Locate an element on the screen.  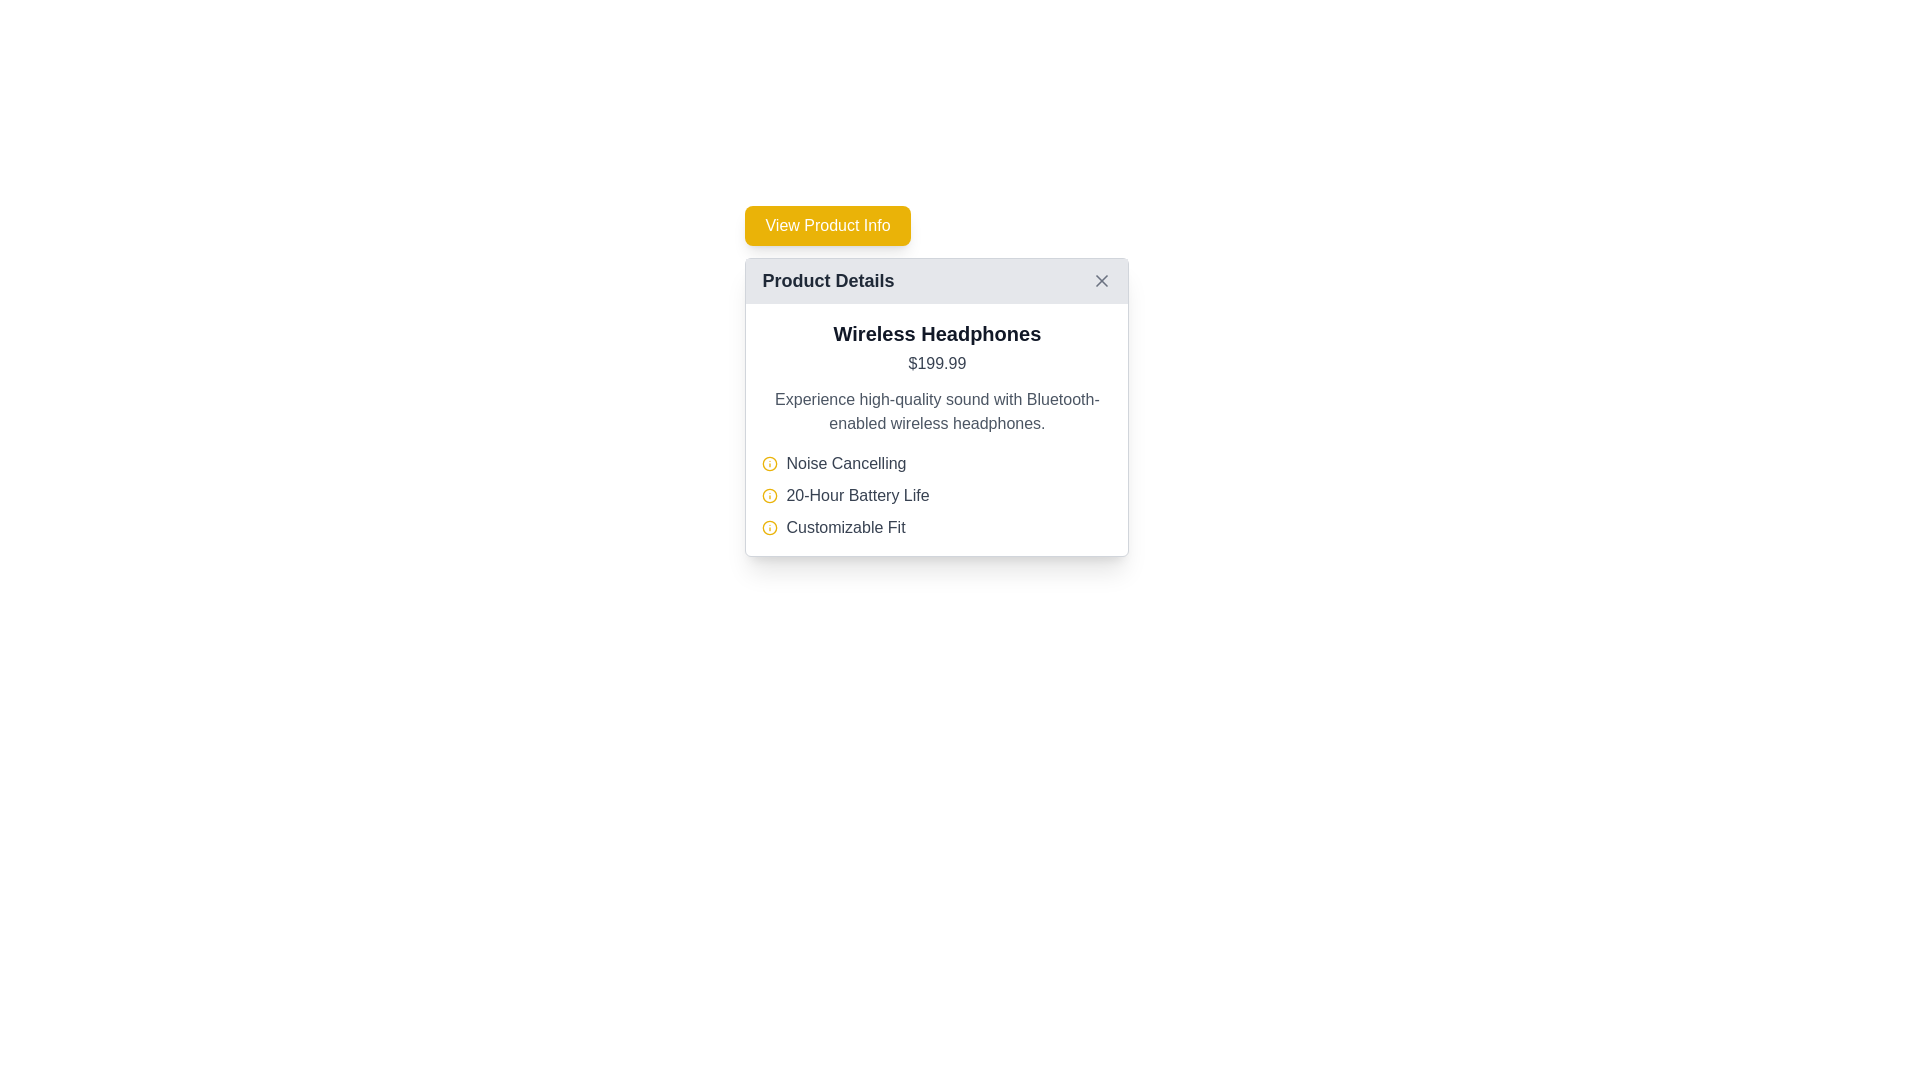
the rectangular button with a yellow background and white text reading 'View Product Info' is located at coordinates (827, 225).